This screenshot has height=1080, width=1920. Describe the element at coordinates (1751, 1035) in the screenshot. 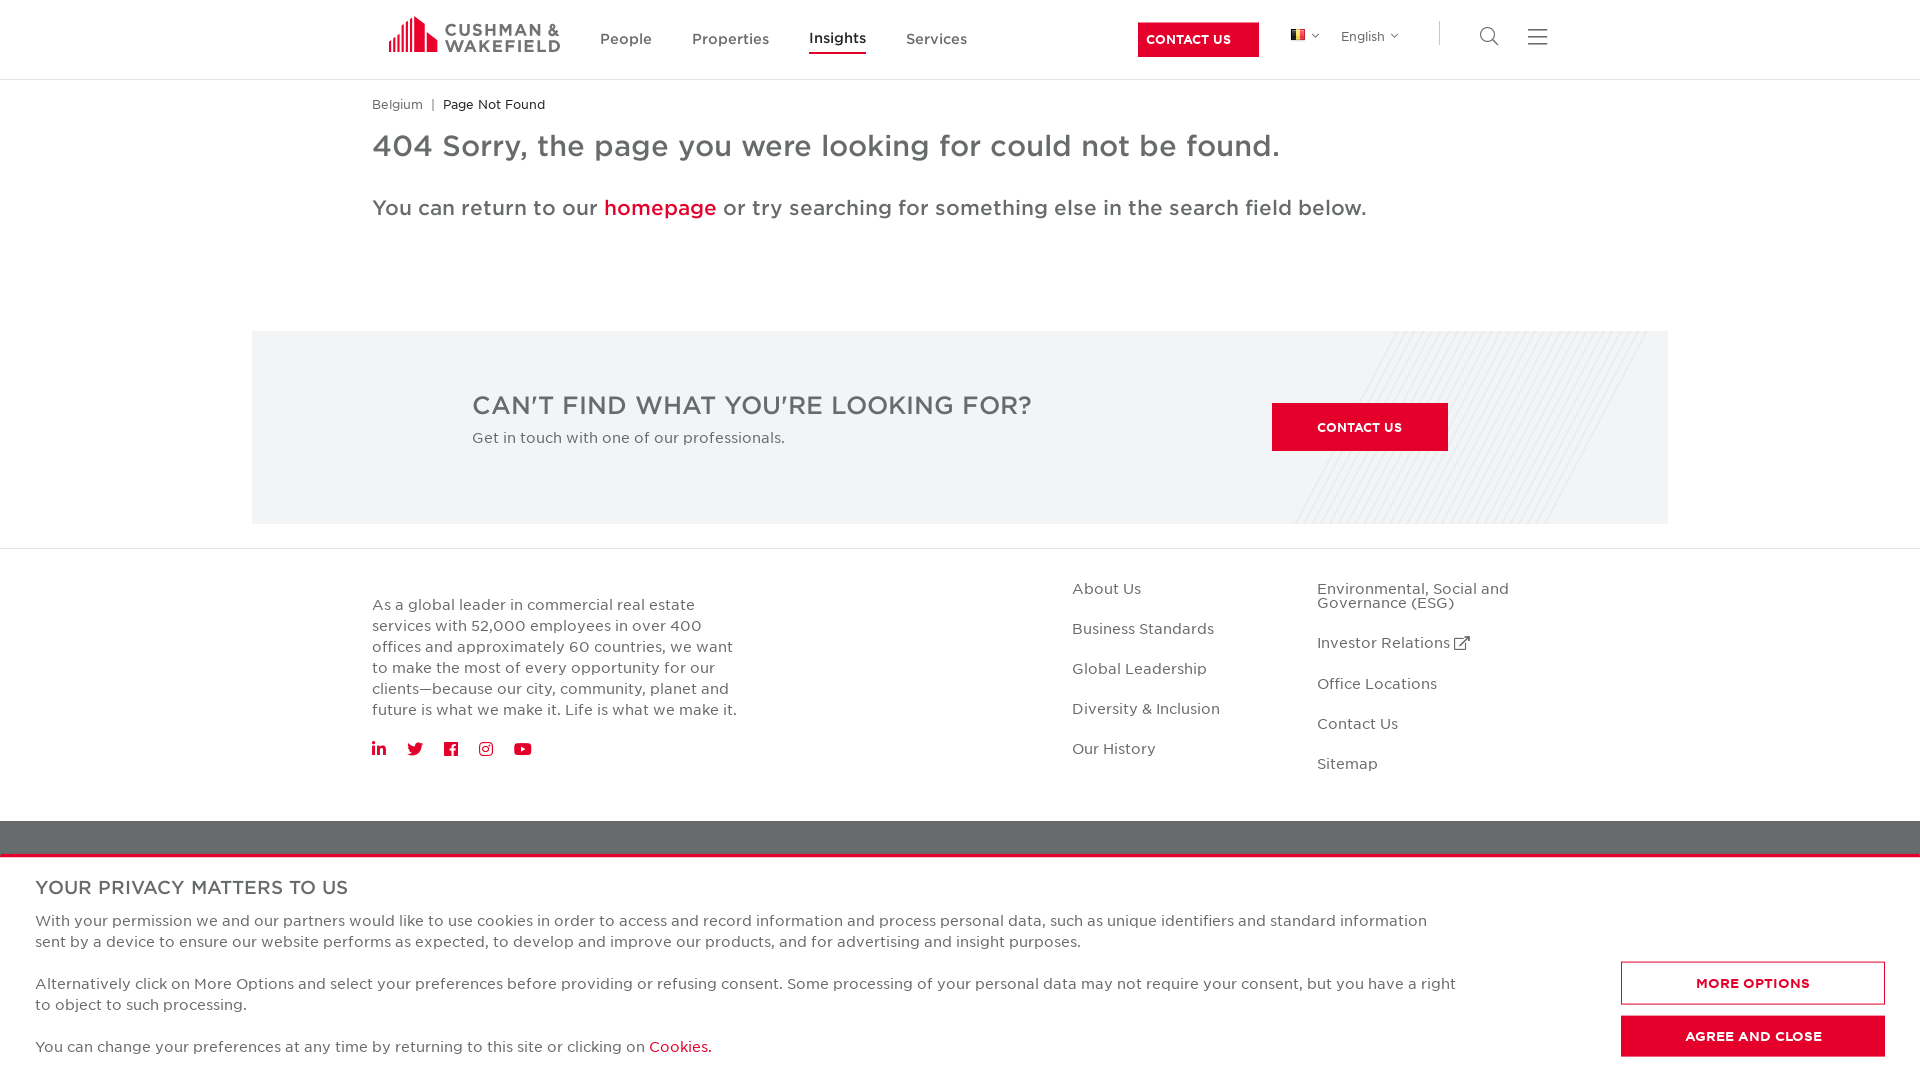

I see `'AGREE AND CLOSE'` at that location.